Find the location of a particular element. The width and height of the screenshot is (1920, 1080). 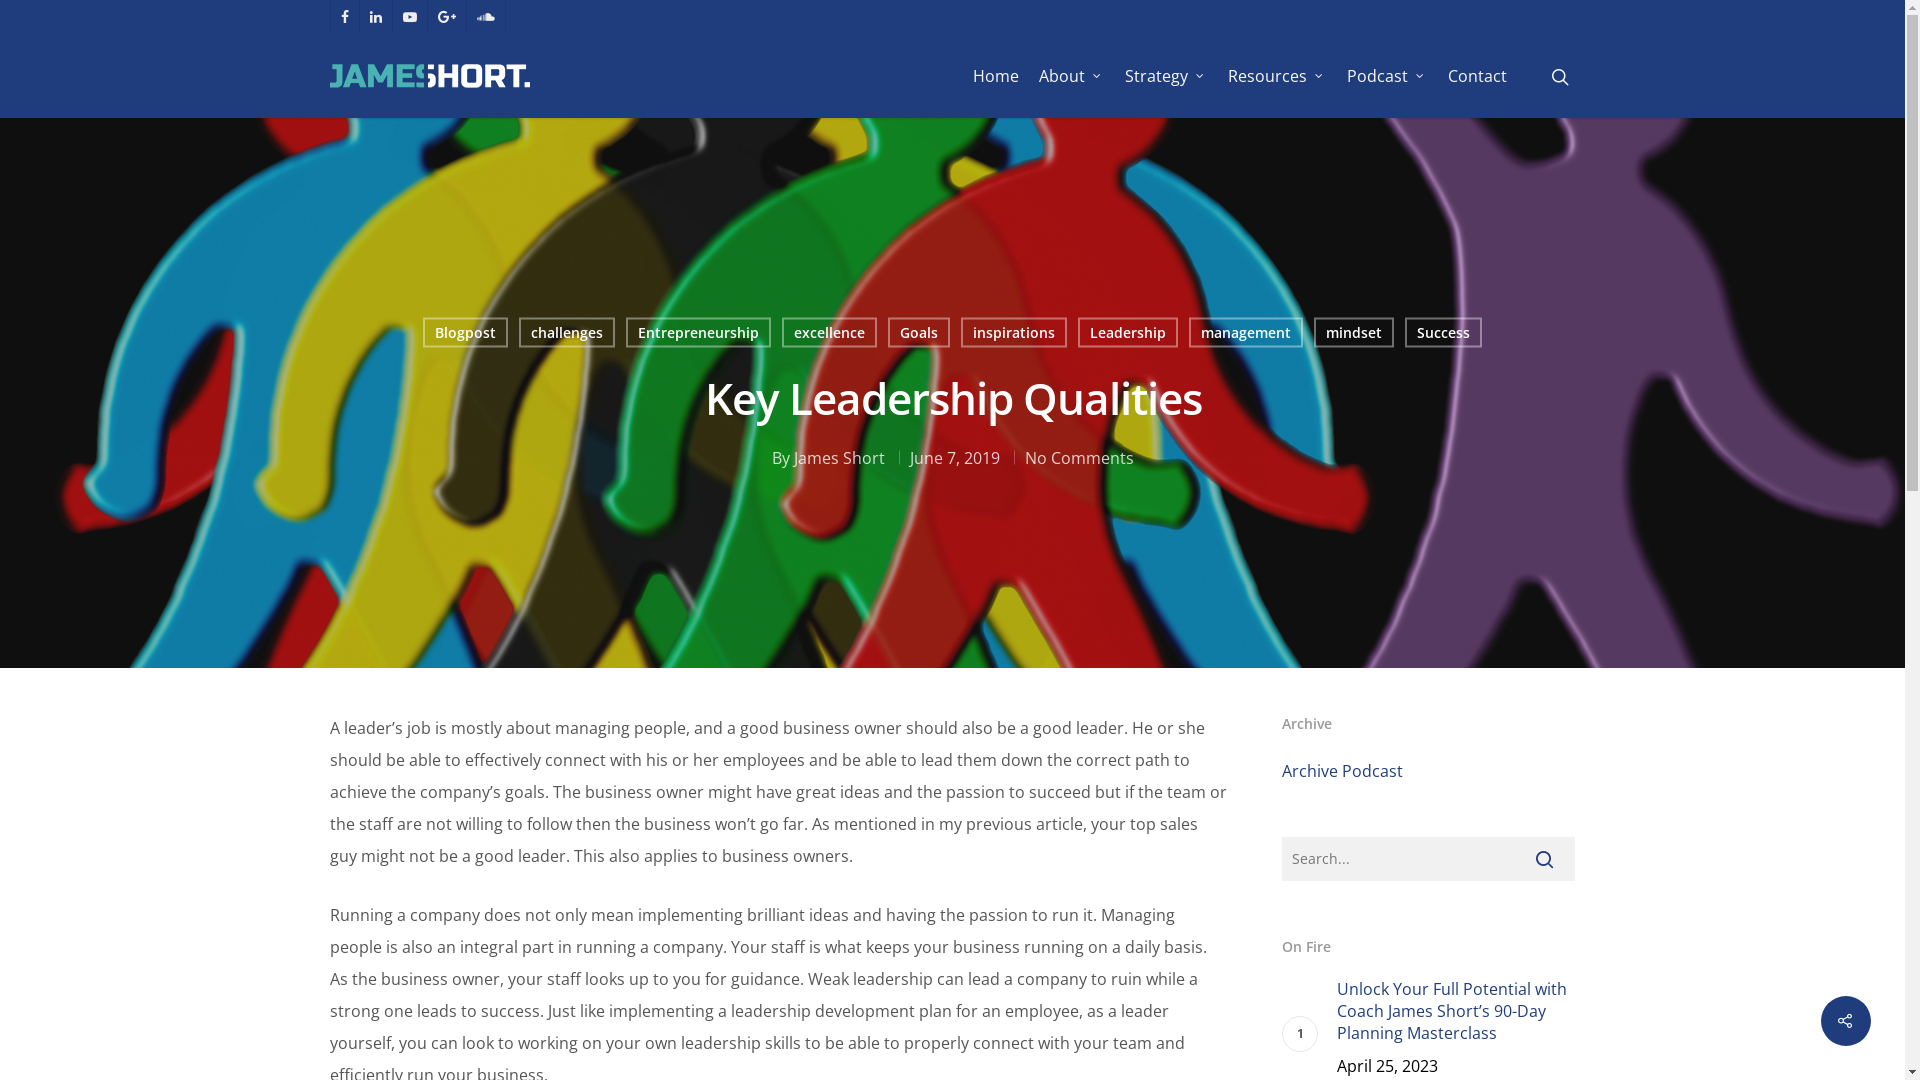

'challenges' is located at coordinates (565, 331).